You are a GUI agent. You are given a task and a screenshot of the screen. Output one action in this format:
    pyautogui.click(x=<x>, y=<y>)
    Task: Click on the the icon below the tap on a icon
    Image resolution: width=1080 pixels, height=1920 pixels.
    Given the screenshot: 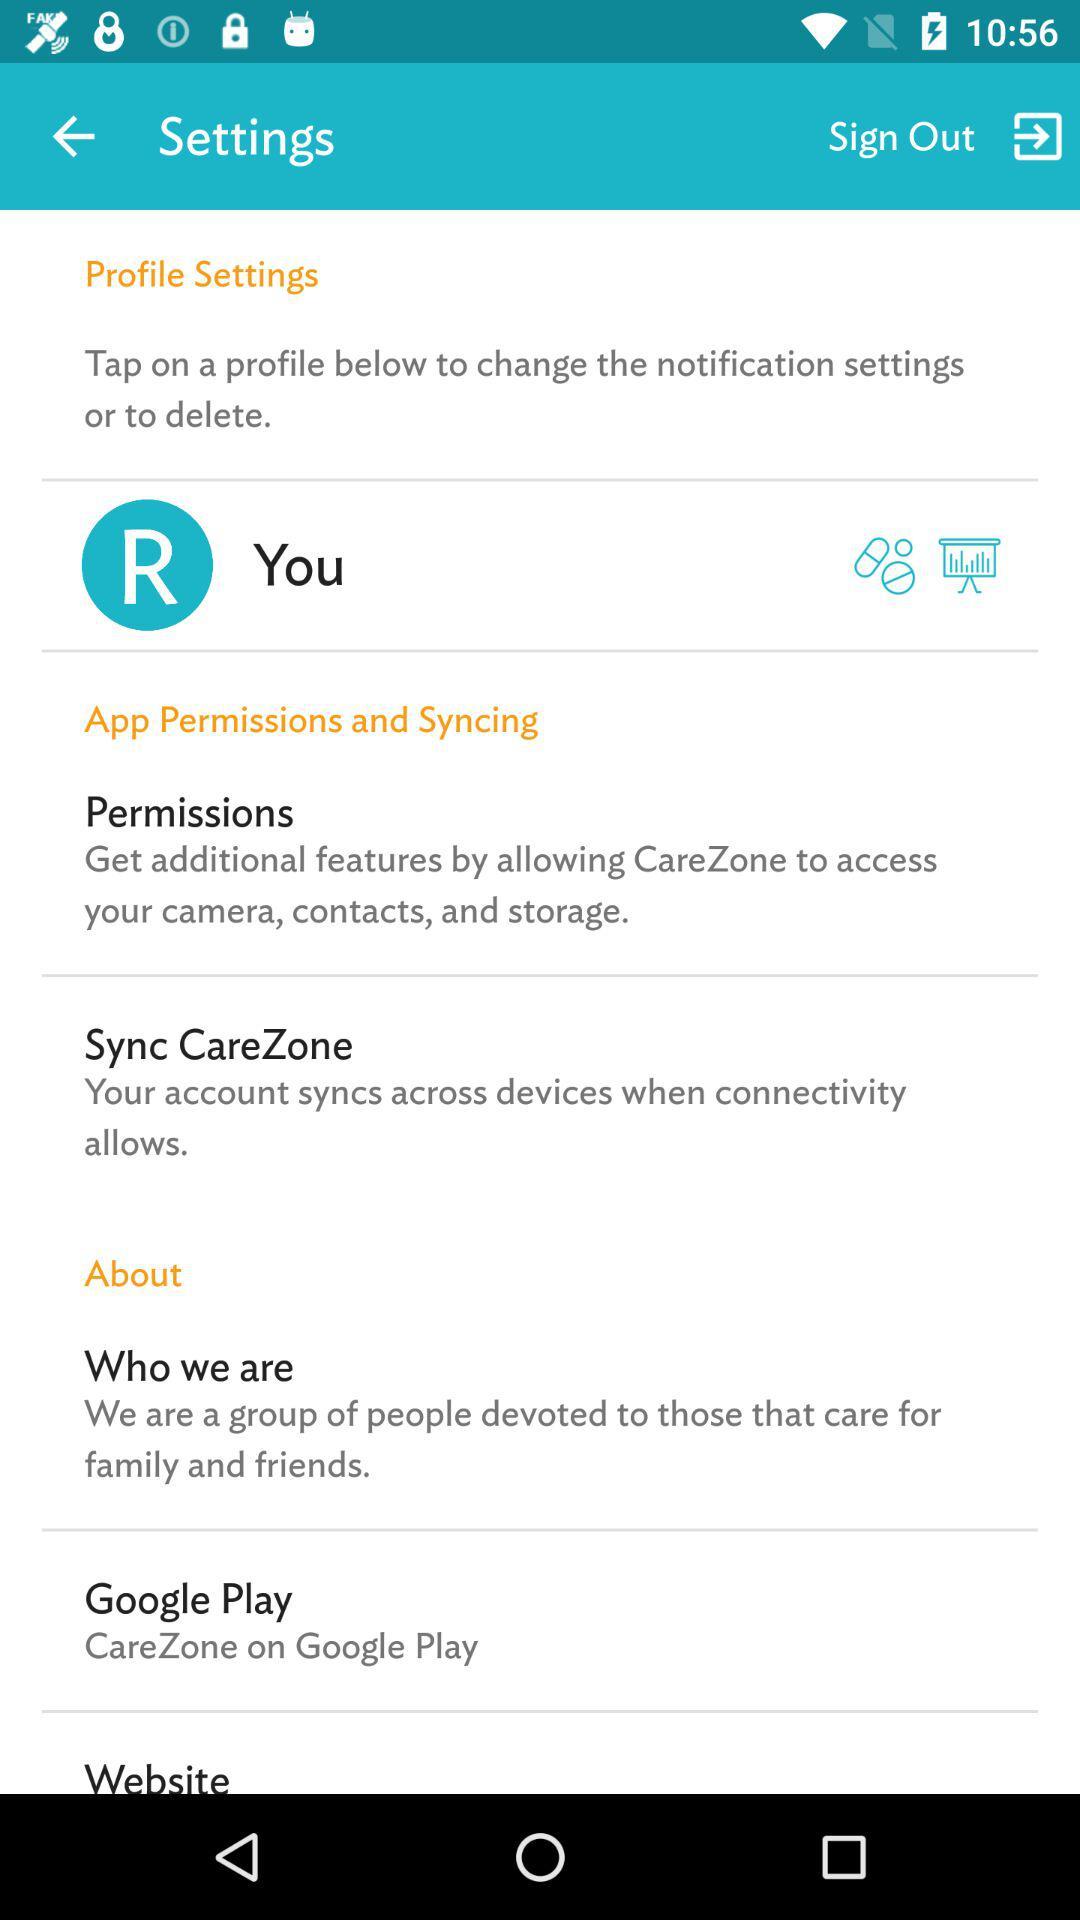 What is the action you would take?
    pyautogui.click(x=299, y=564)
    